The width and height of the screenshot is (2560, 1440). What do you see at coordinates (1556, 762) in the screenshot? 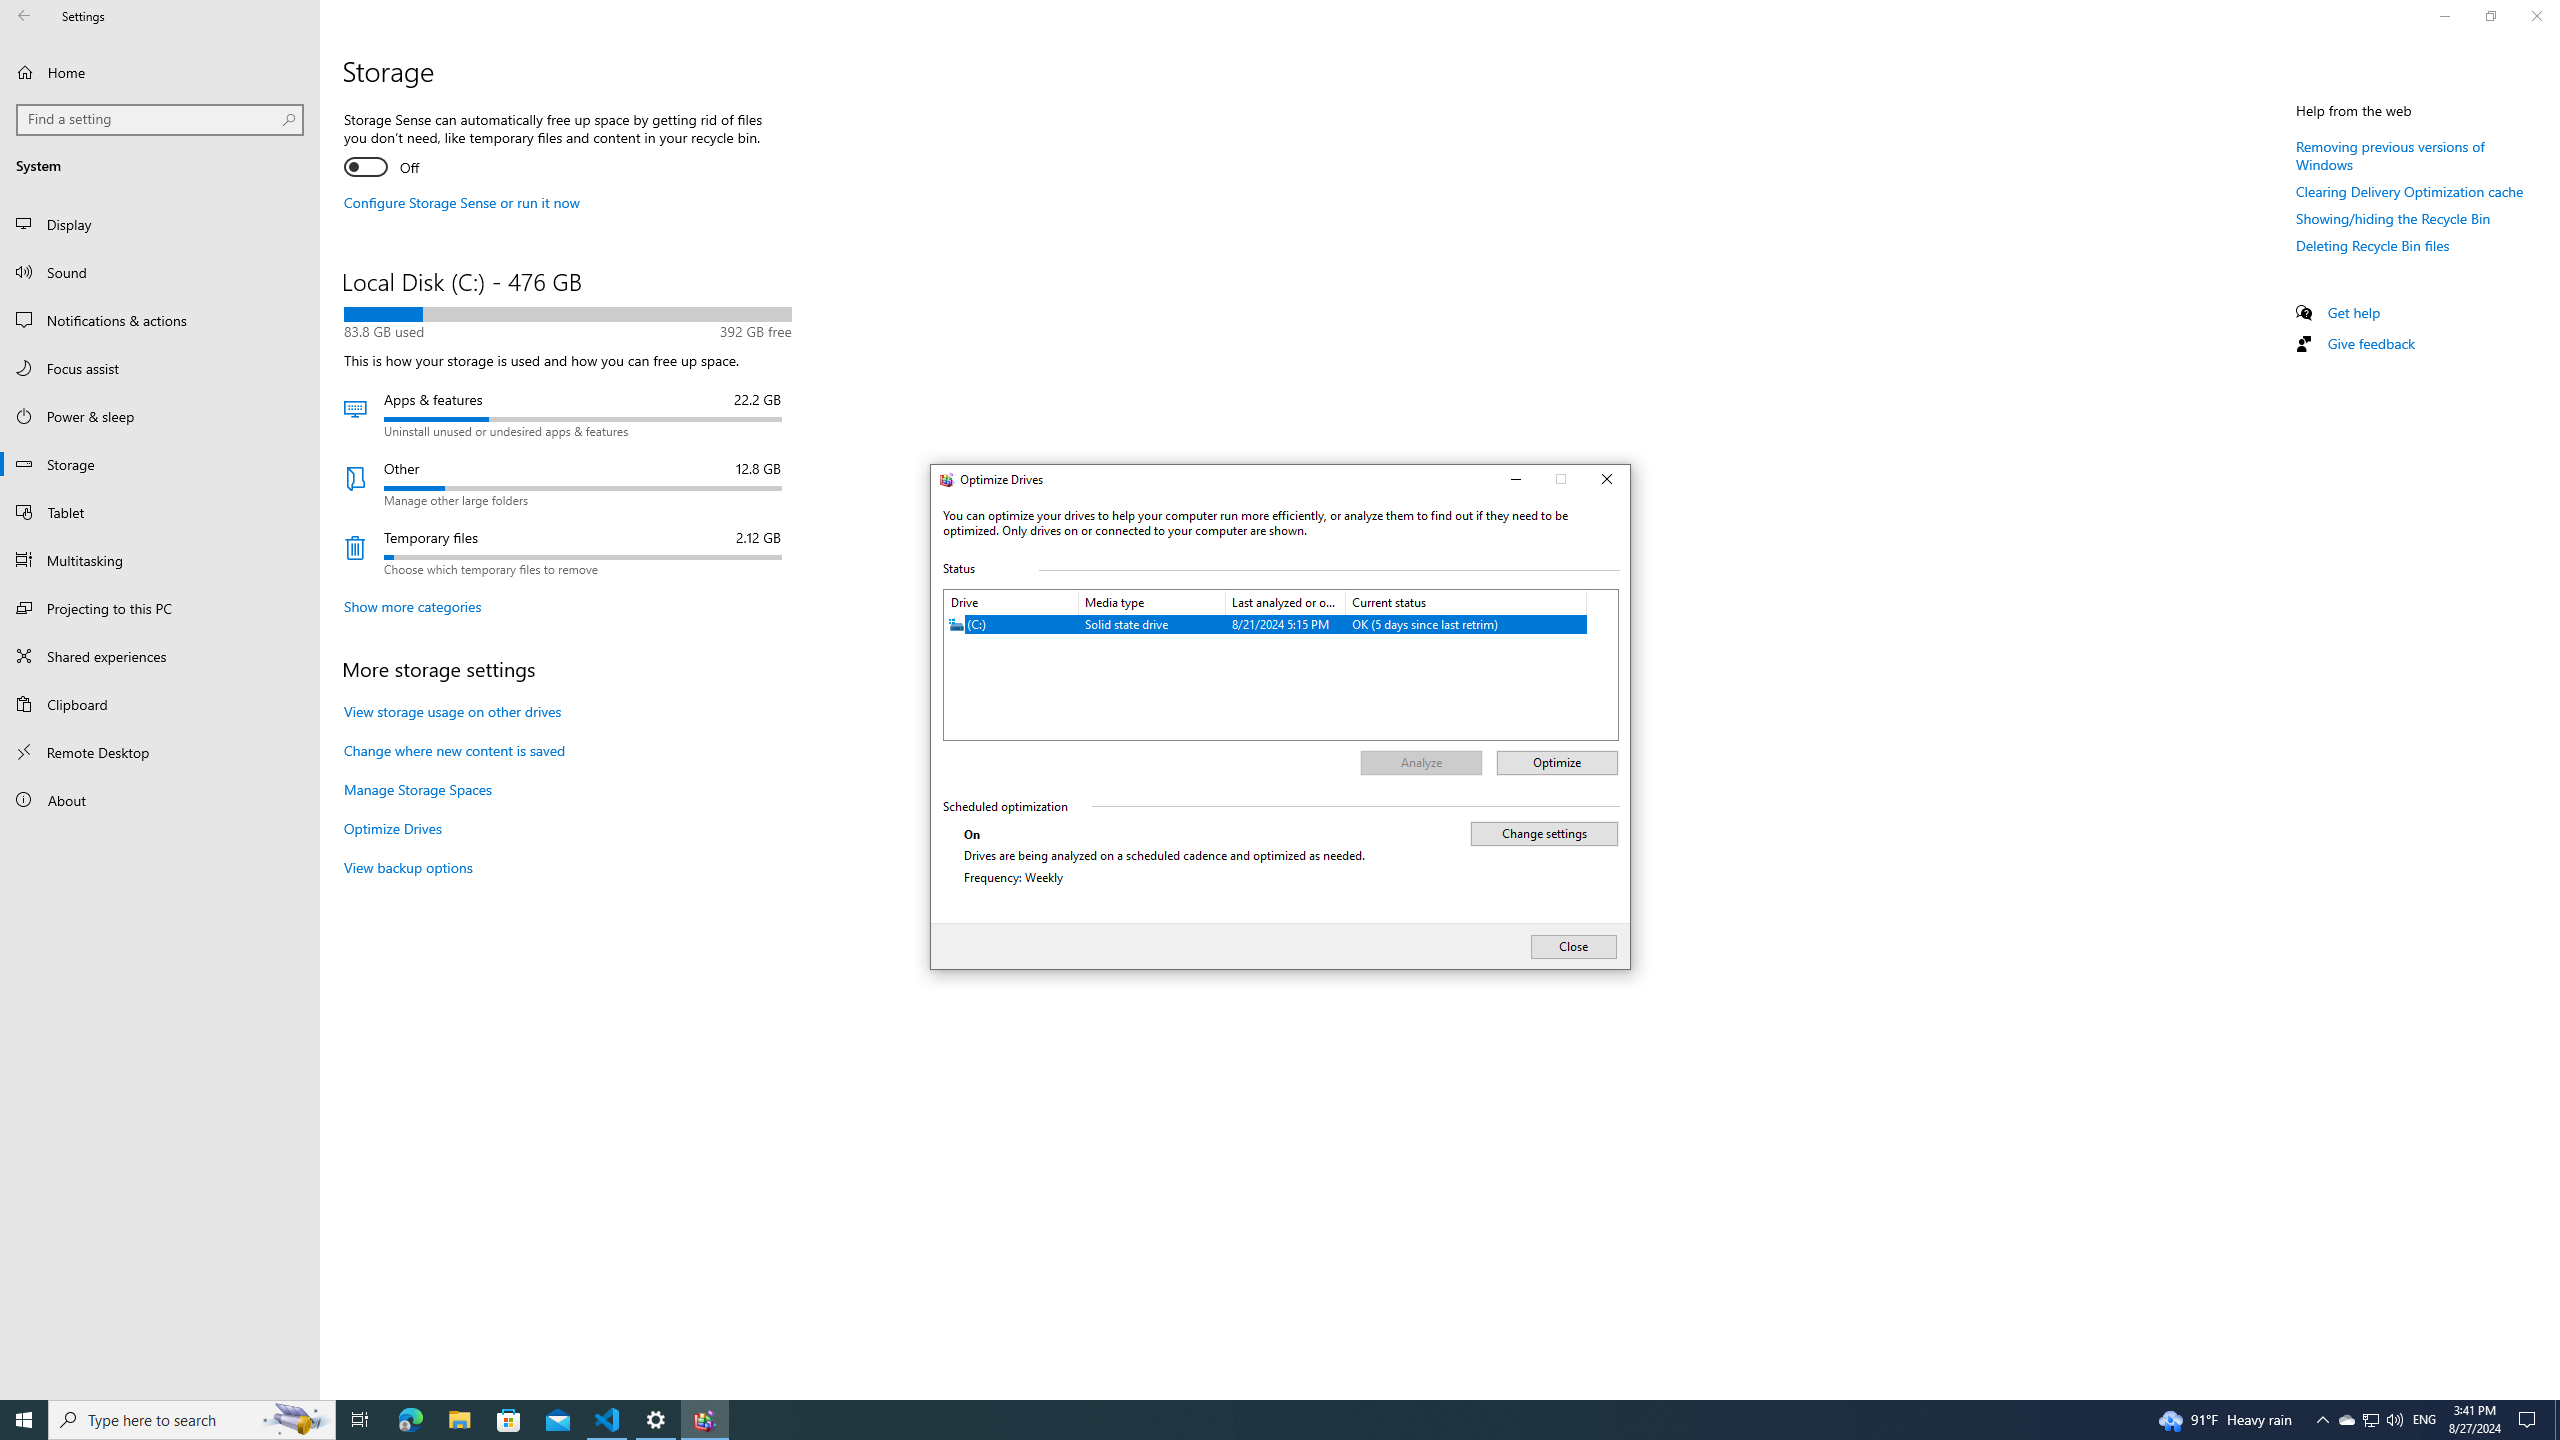
I see `'Optimize'` at bounding box center [1556, 762].